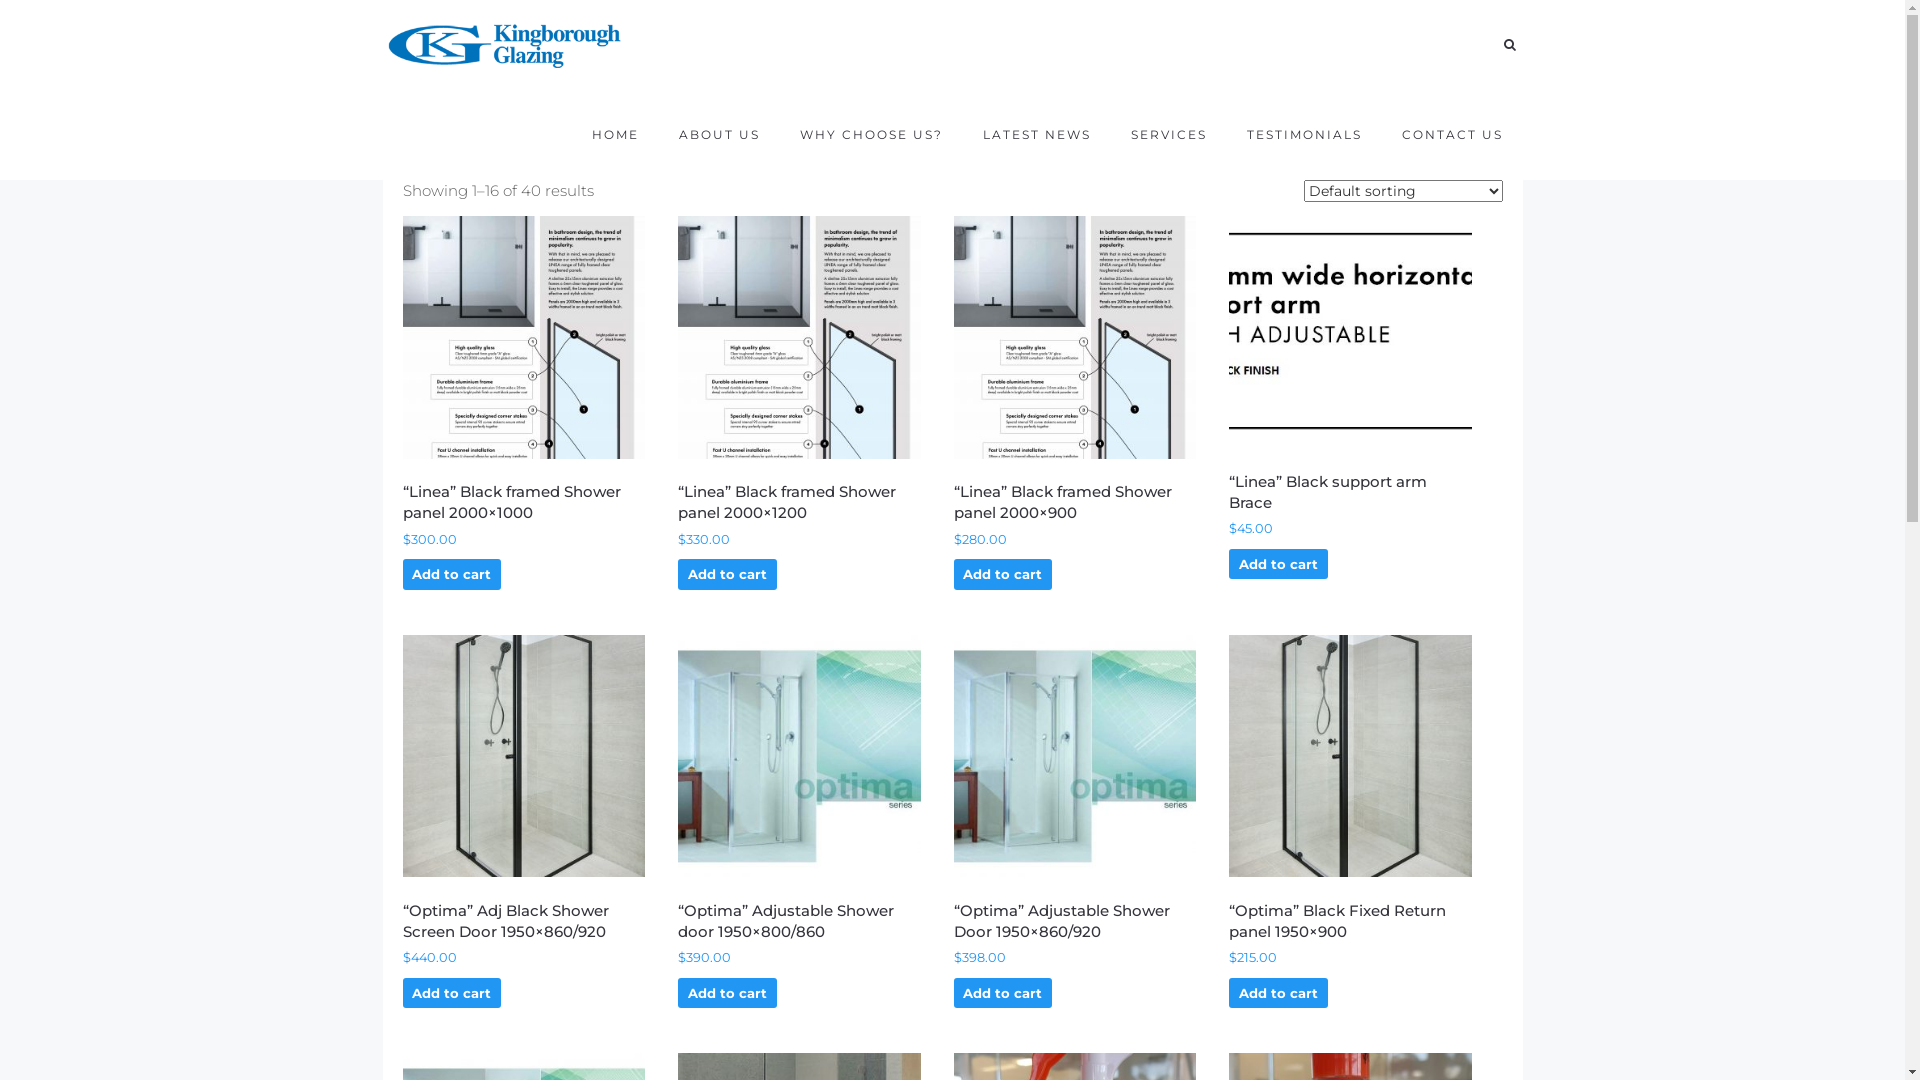 The image size is (1920, 1080). What do you see at coordinates (1169, 135) in the screenshot?
I see `'SERVICES'` at bounding box center [1169, 135].